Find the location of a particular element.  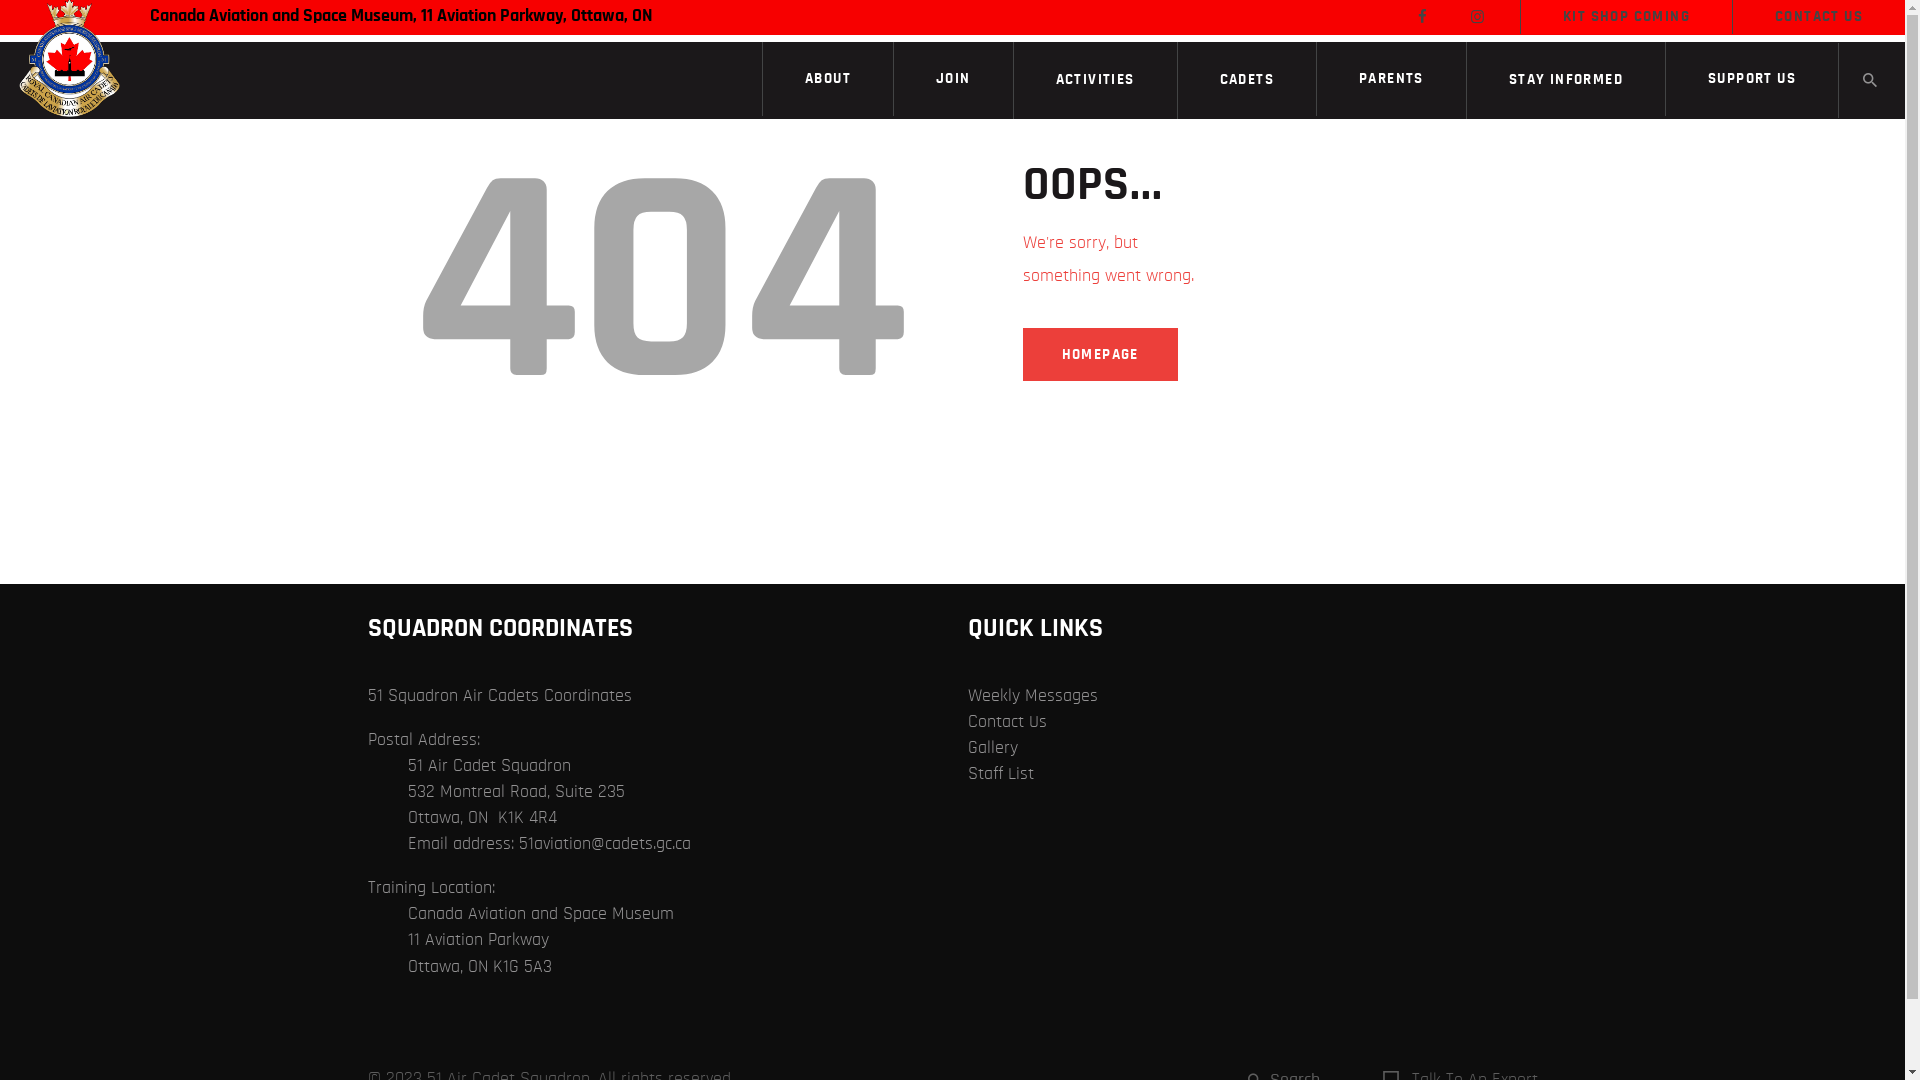

'Weekly Messages' is located at coordinates (968, 694).